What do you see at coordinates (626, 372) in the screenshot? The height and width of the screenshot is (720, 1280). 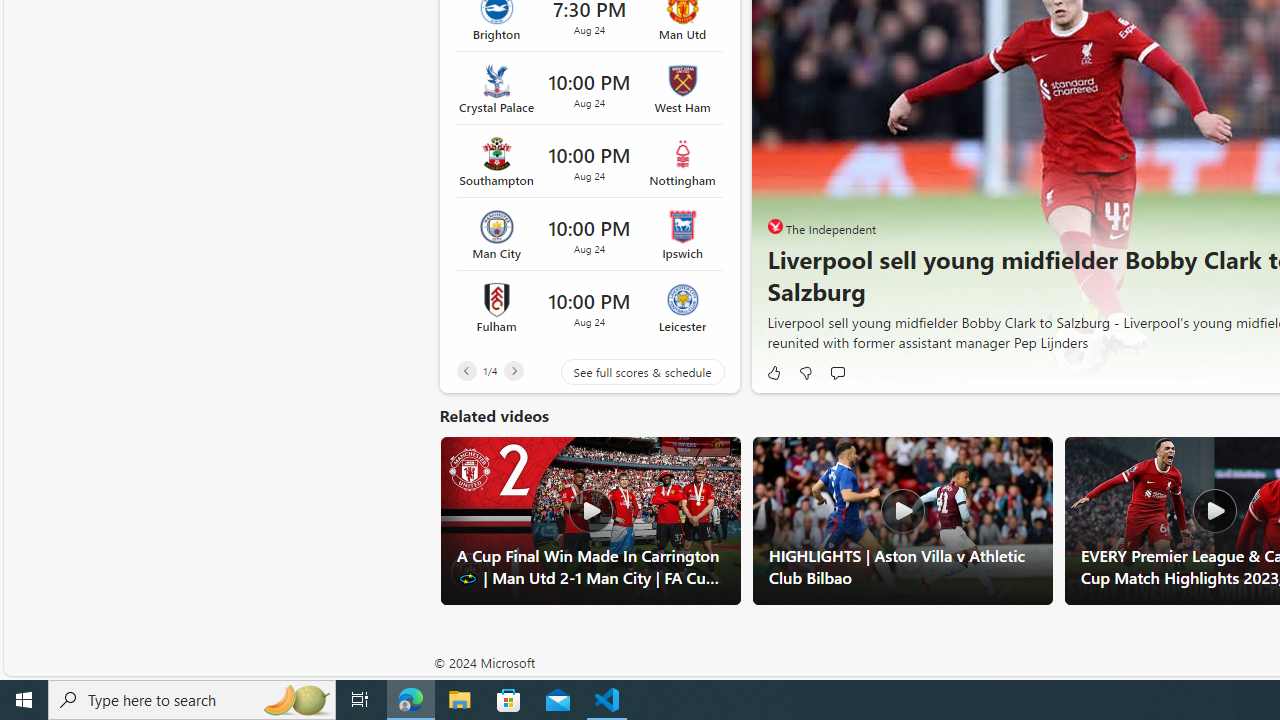 I see `'See full scores & schedule'` at bounding box center [626, 372].